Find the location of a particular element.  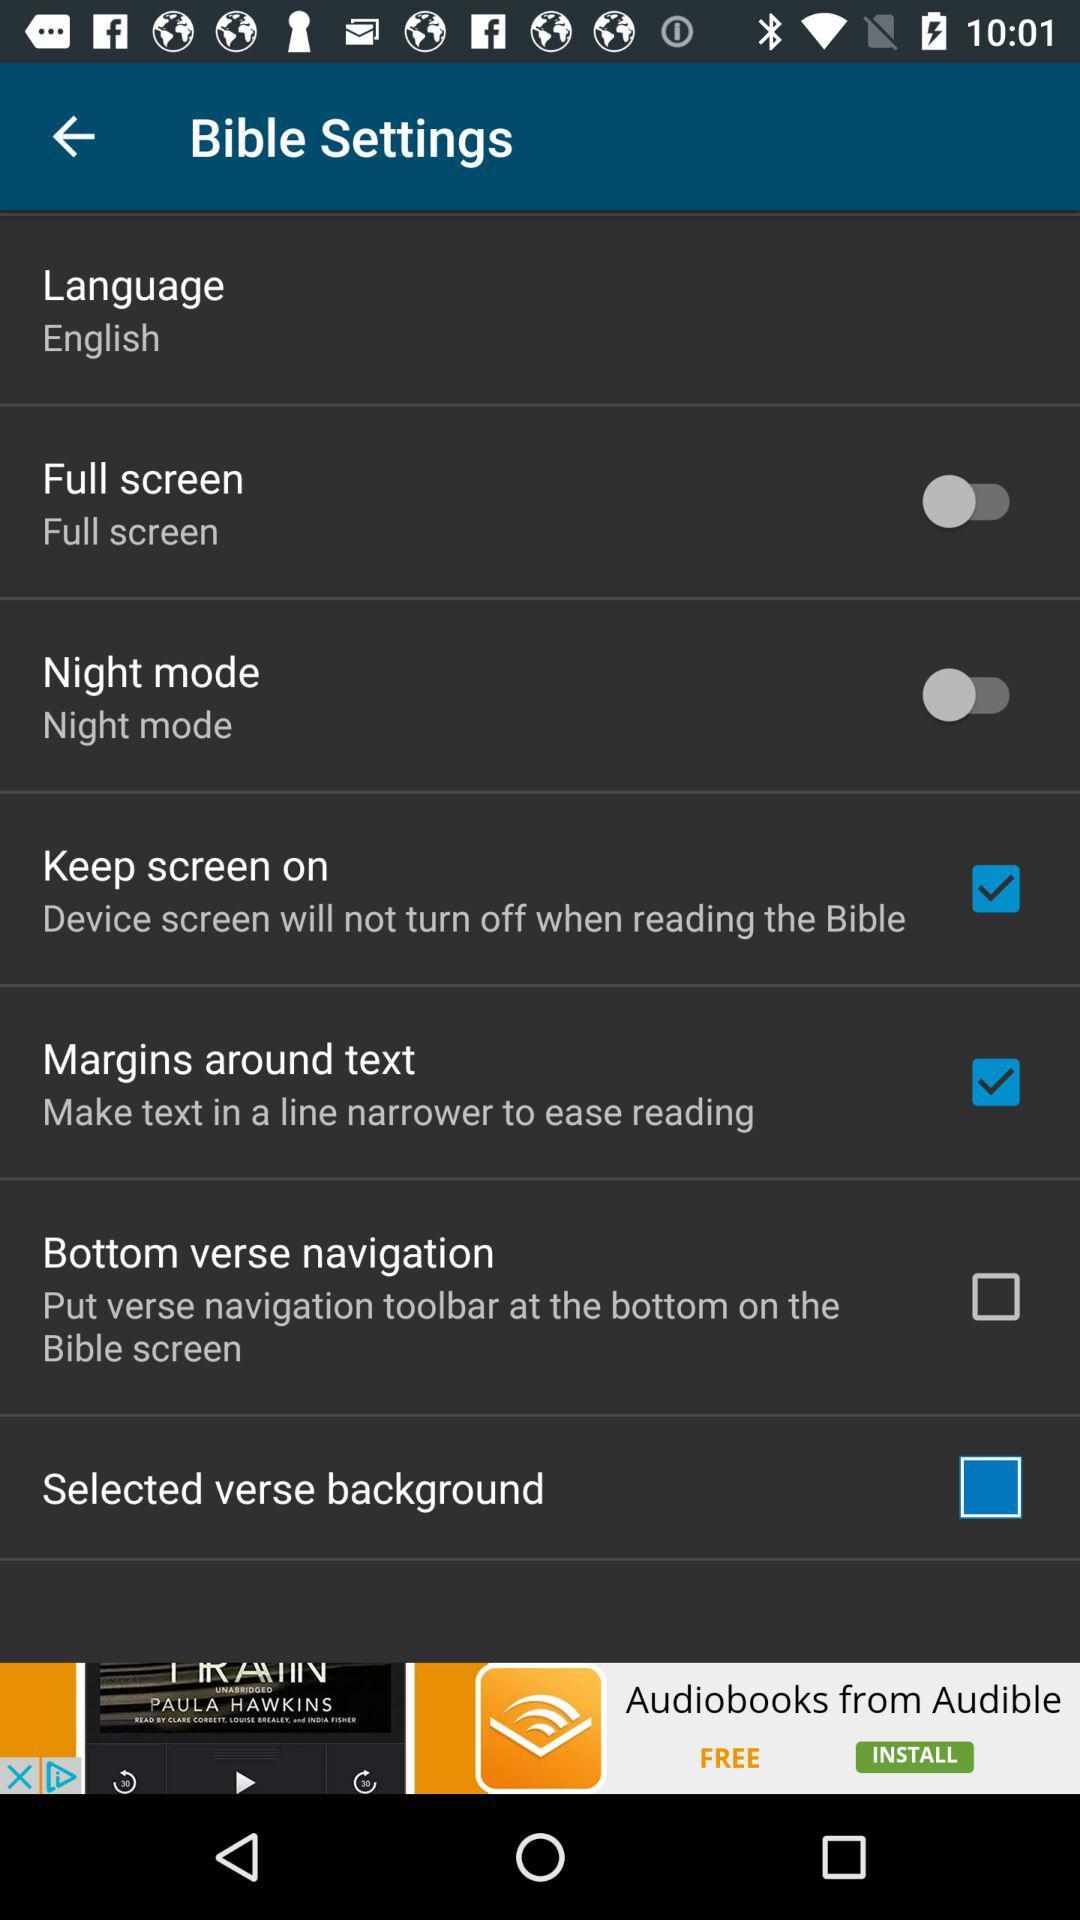

interact with advertisement is located at coordinates (540, 1727).